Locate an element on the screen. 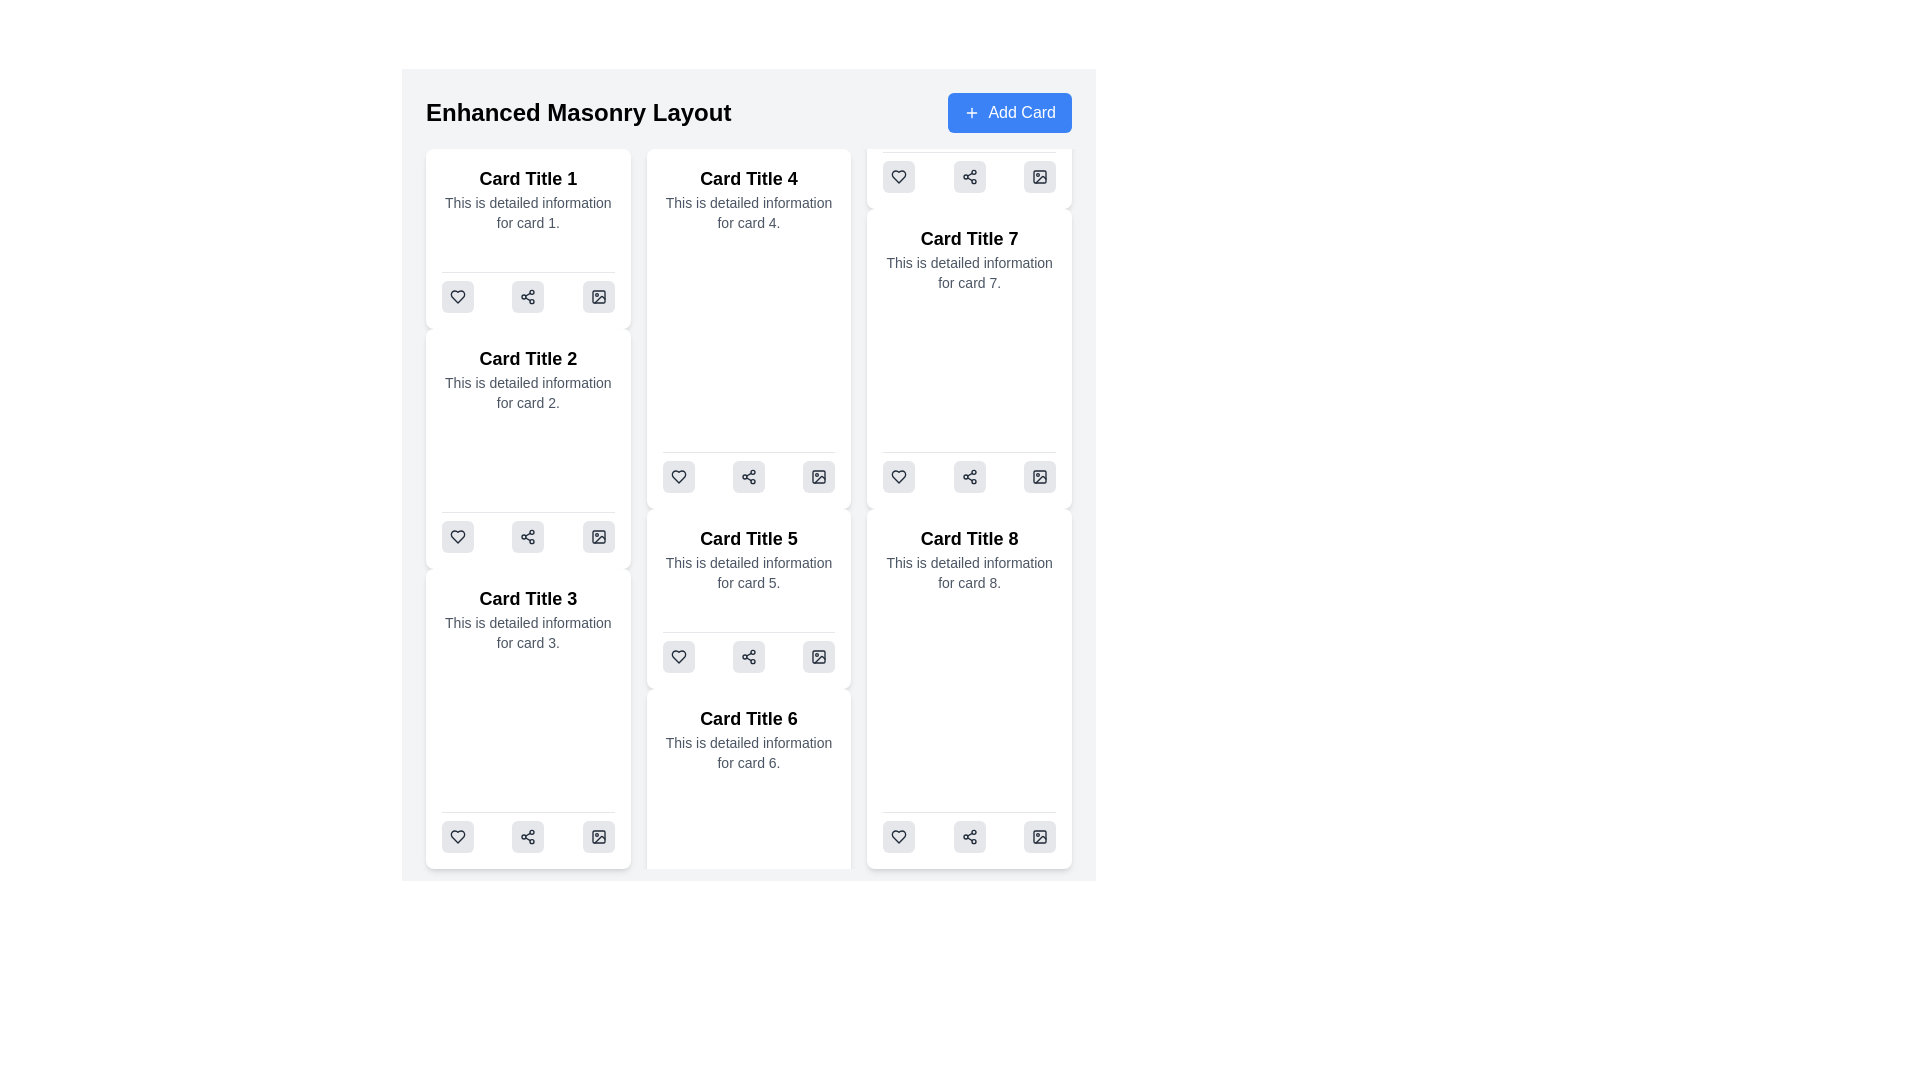 This screenshot has height=1080, width=1920. the share button, which features a connection symbol with three circles and two lines, located in the third column, eighth card, at the center of the action buttons row is located at coordinates (969, 837).